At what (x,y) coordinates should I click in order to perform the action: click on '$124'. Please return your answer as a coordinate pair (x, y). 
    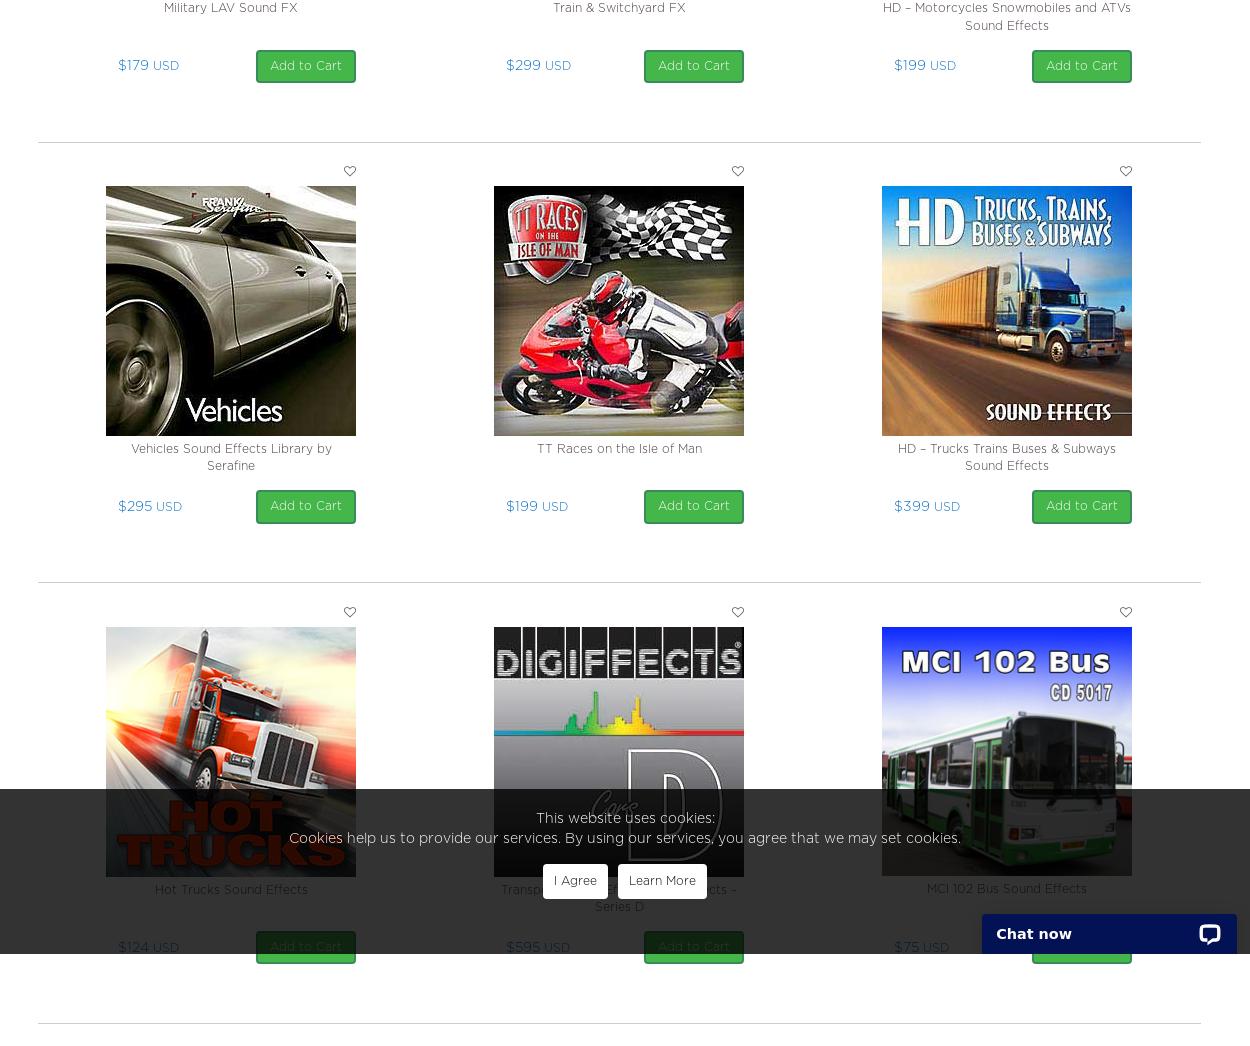
    Looking at the image, I should click on (133, 946).